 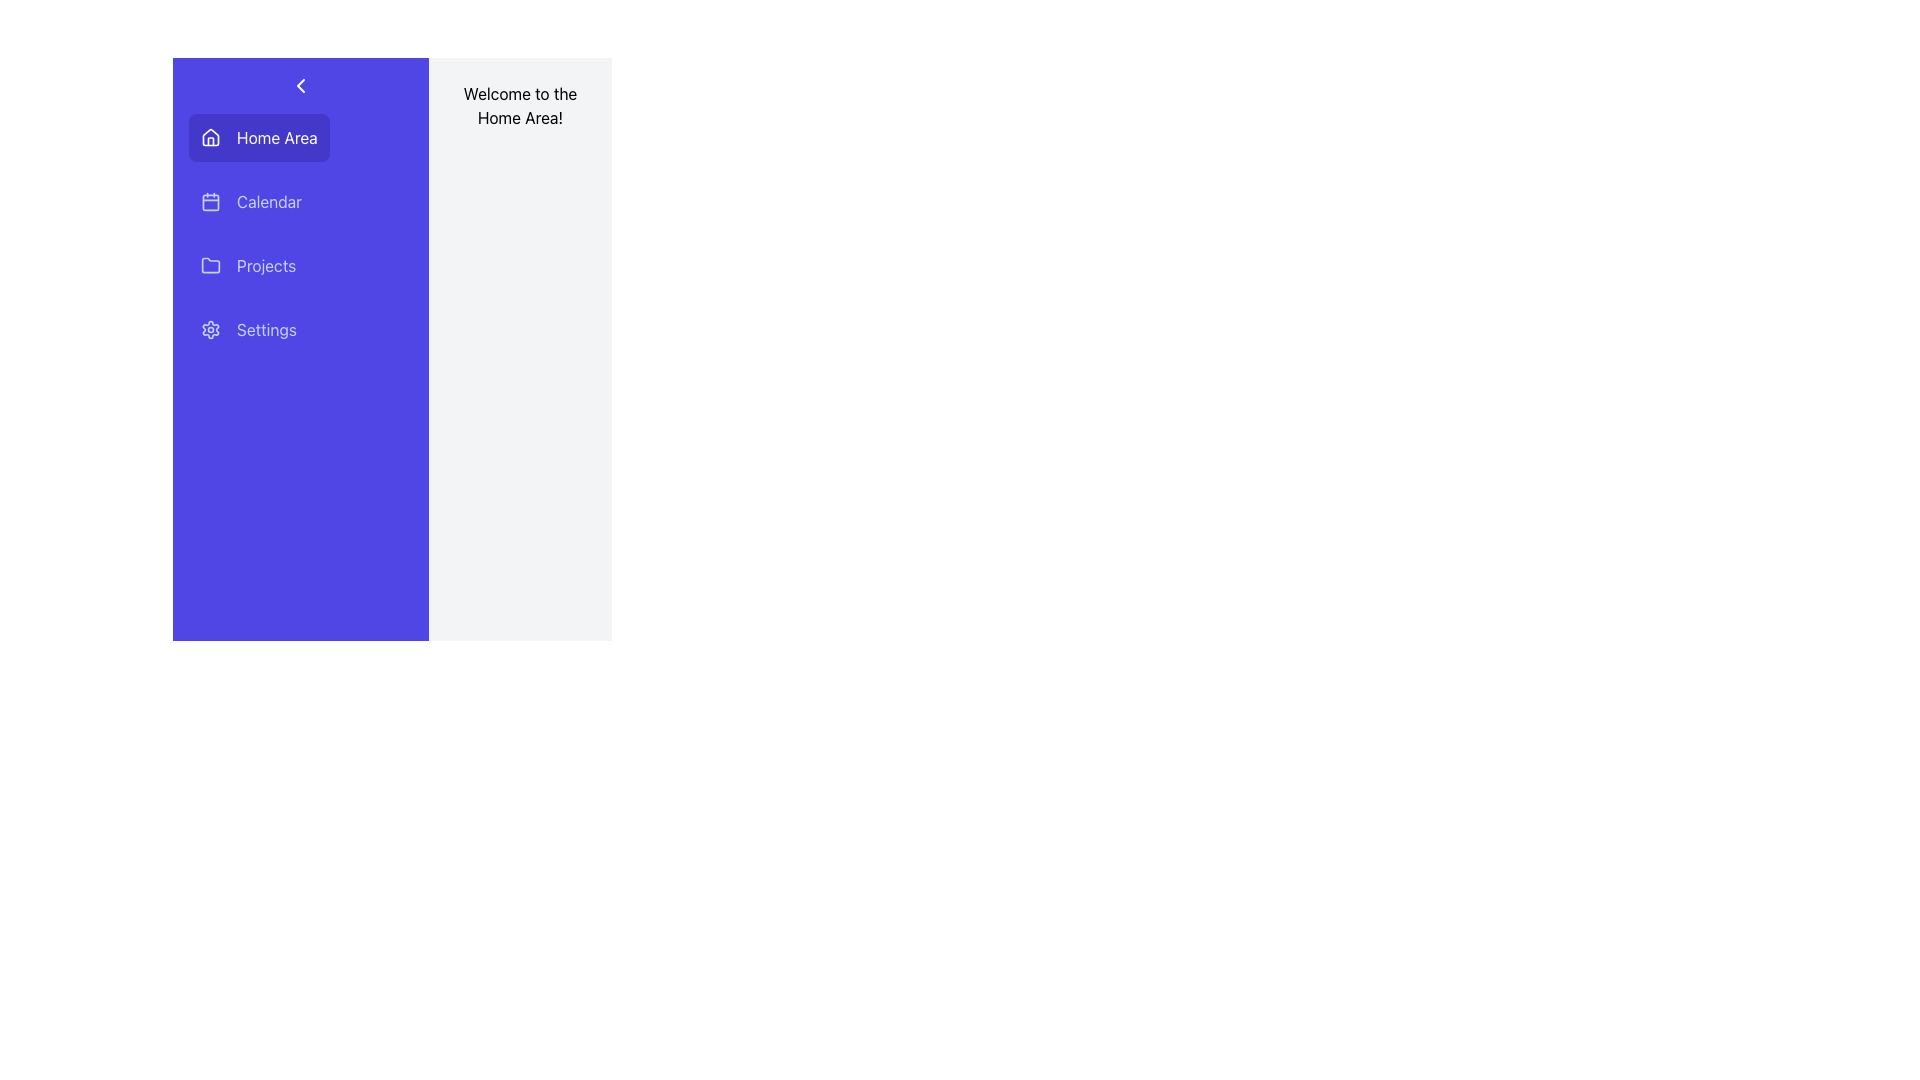 What do you see at coordinates (211, 265) in the screenshot?
I see `the folder icon representing the 'Projects' menu item located in the navigation menu, positioned to the left of the 'Projects' text` at bounding box center [211, 265].